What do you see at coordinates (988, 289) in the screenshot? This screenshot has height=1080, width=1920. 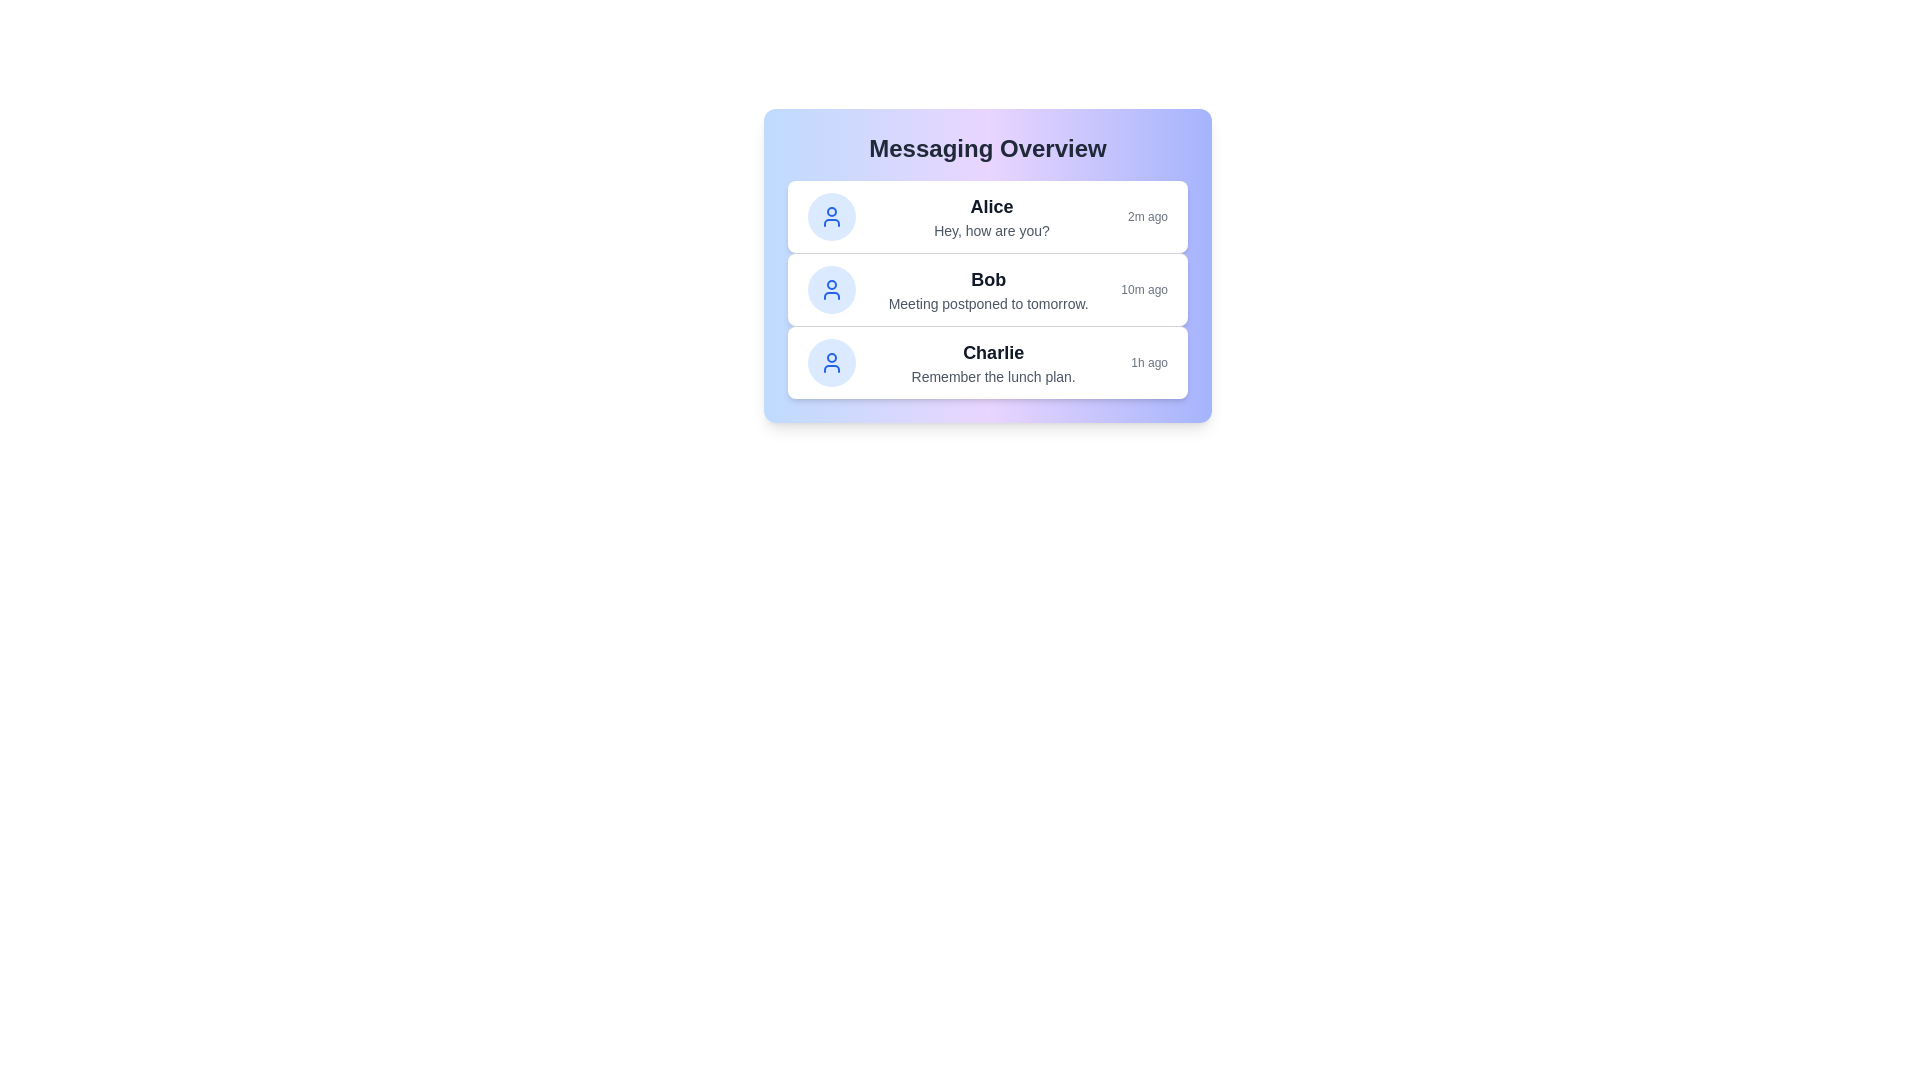 I see `the message from Bob to view details` at bounding box center [988, 289].